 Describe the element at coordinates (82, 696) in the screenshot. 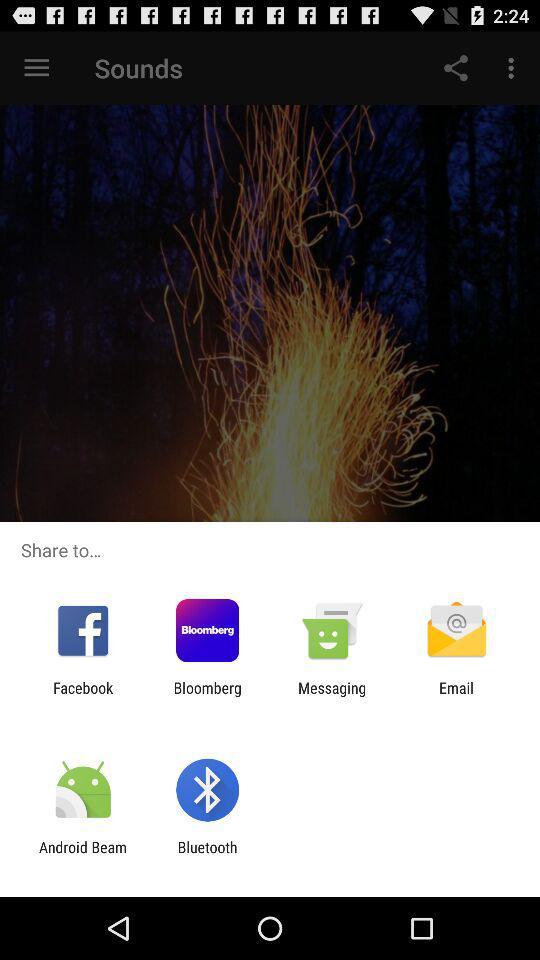

I see `facebook icon` at that location.